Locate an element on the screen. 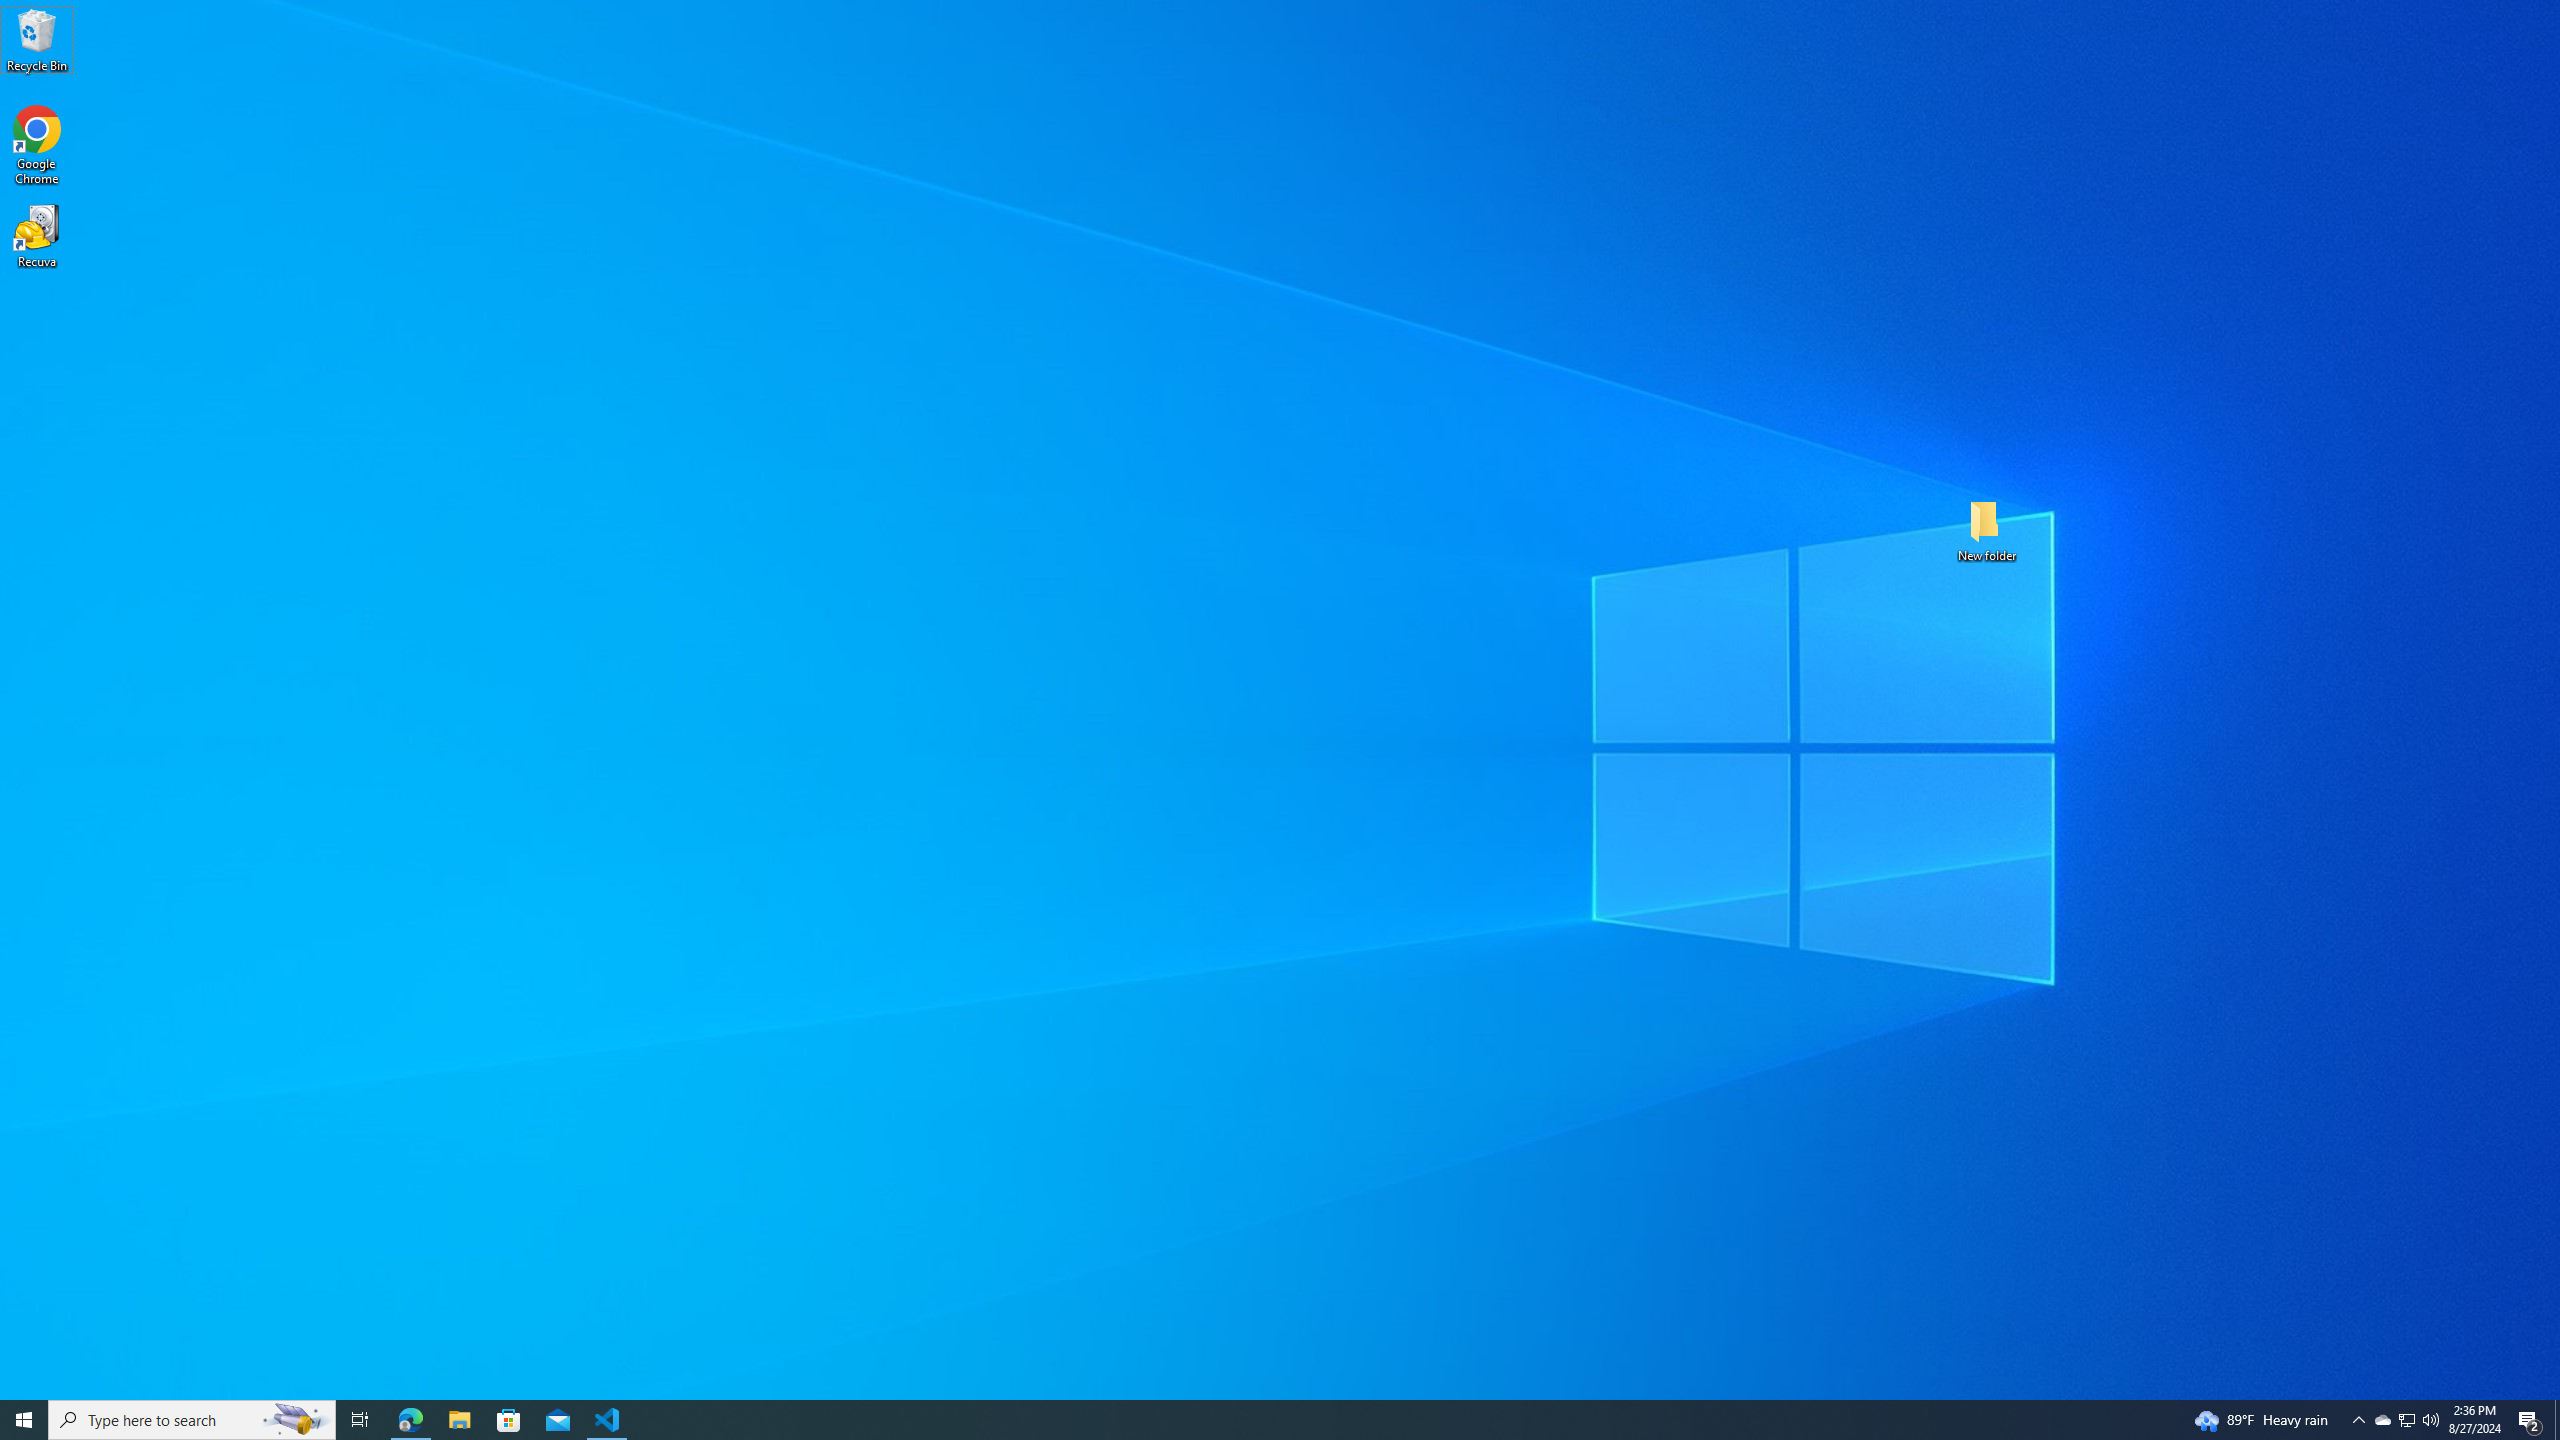 The height and width of the screenshot is (1440, 2560). 'User Promoted Notification Area' is located at coordinates (2405, 1418).